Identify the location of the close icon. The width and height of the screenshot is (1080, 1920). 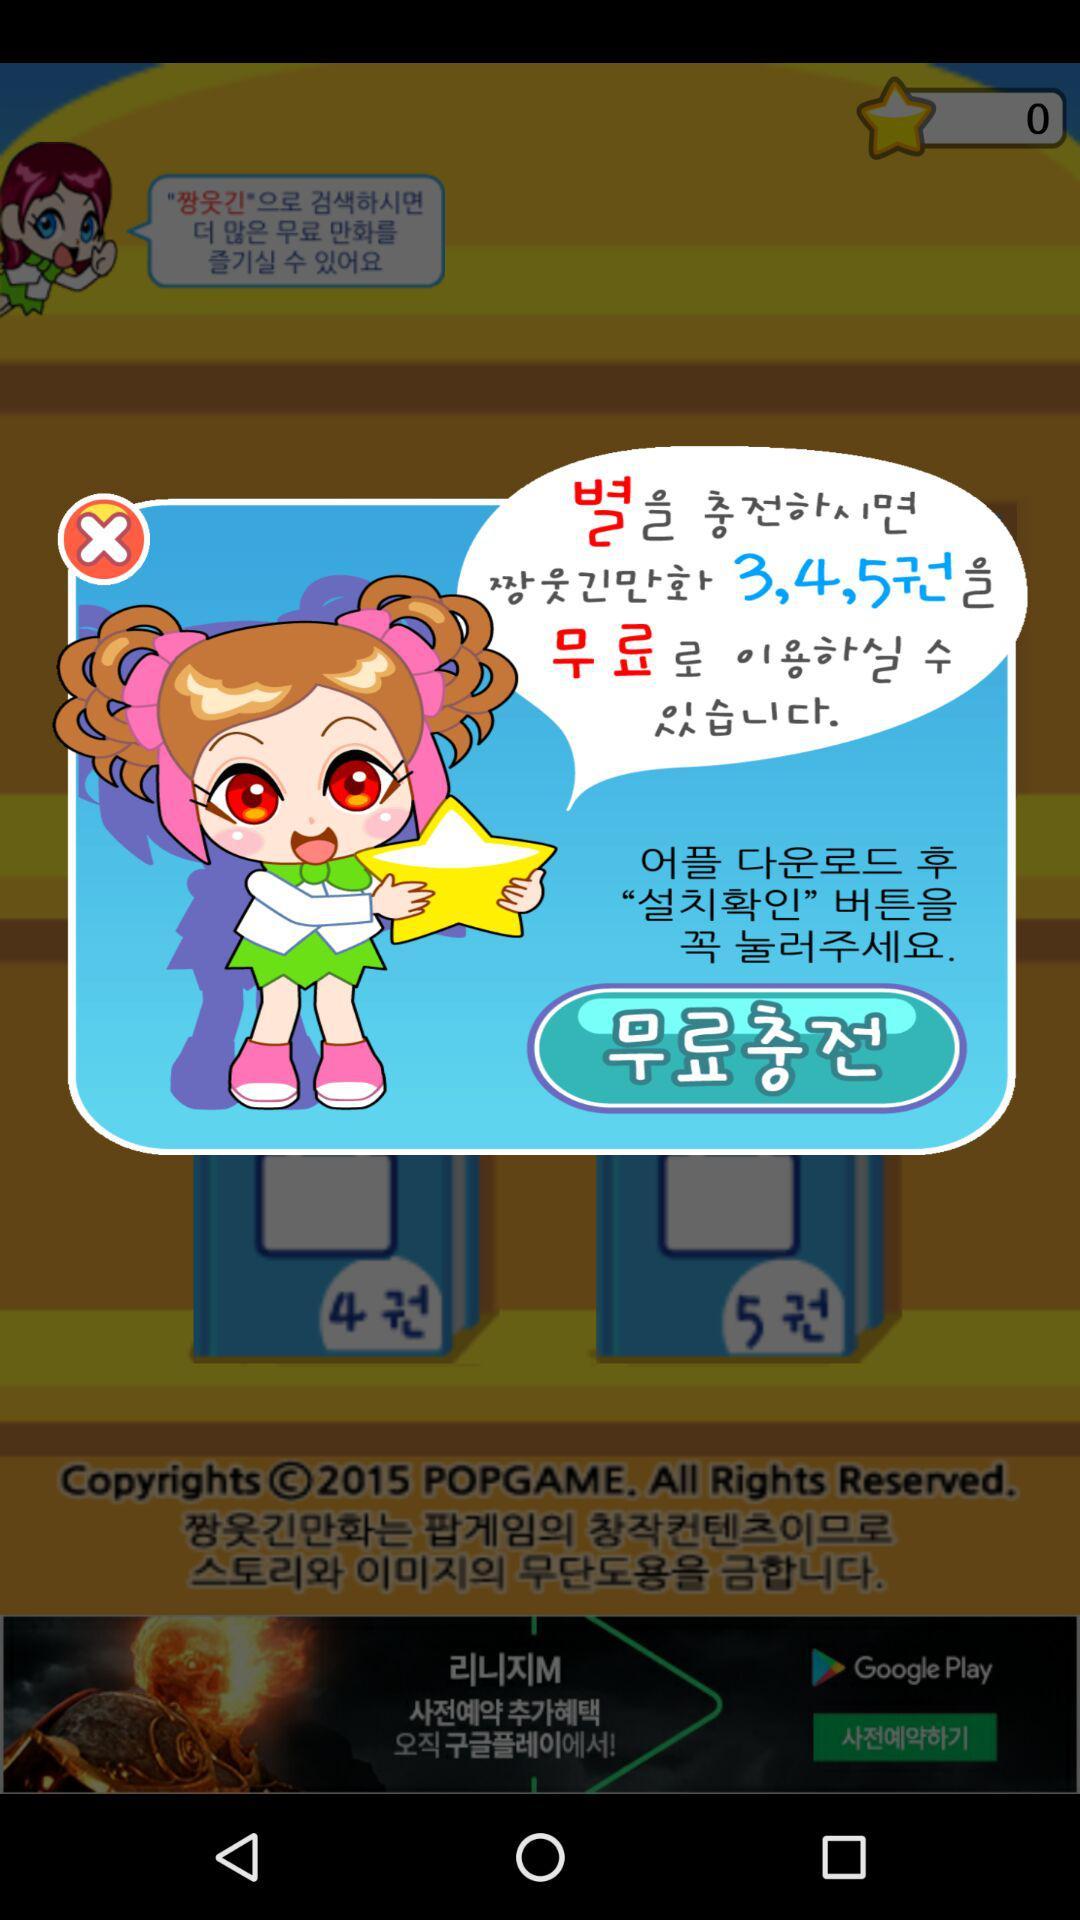
(103, 576).